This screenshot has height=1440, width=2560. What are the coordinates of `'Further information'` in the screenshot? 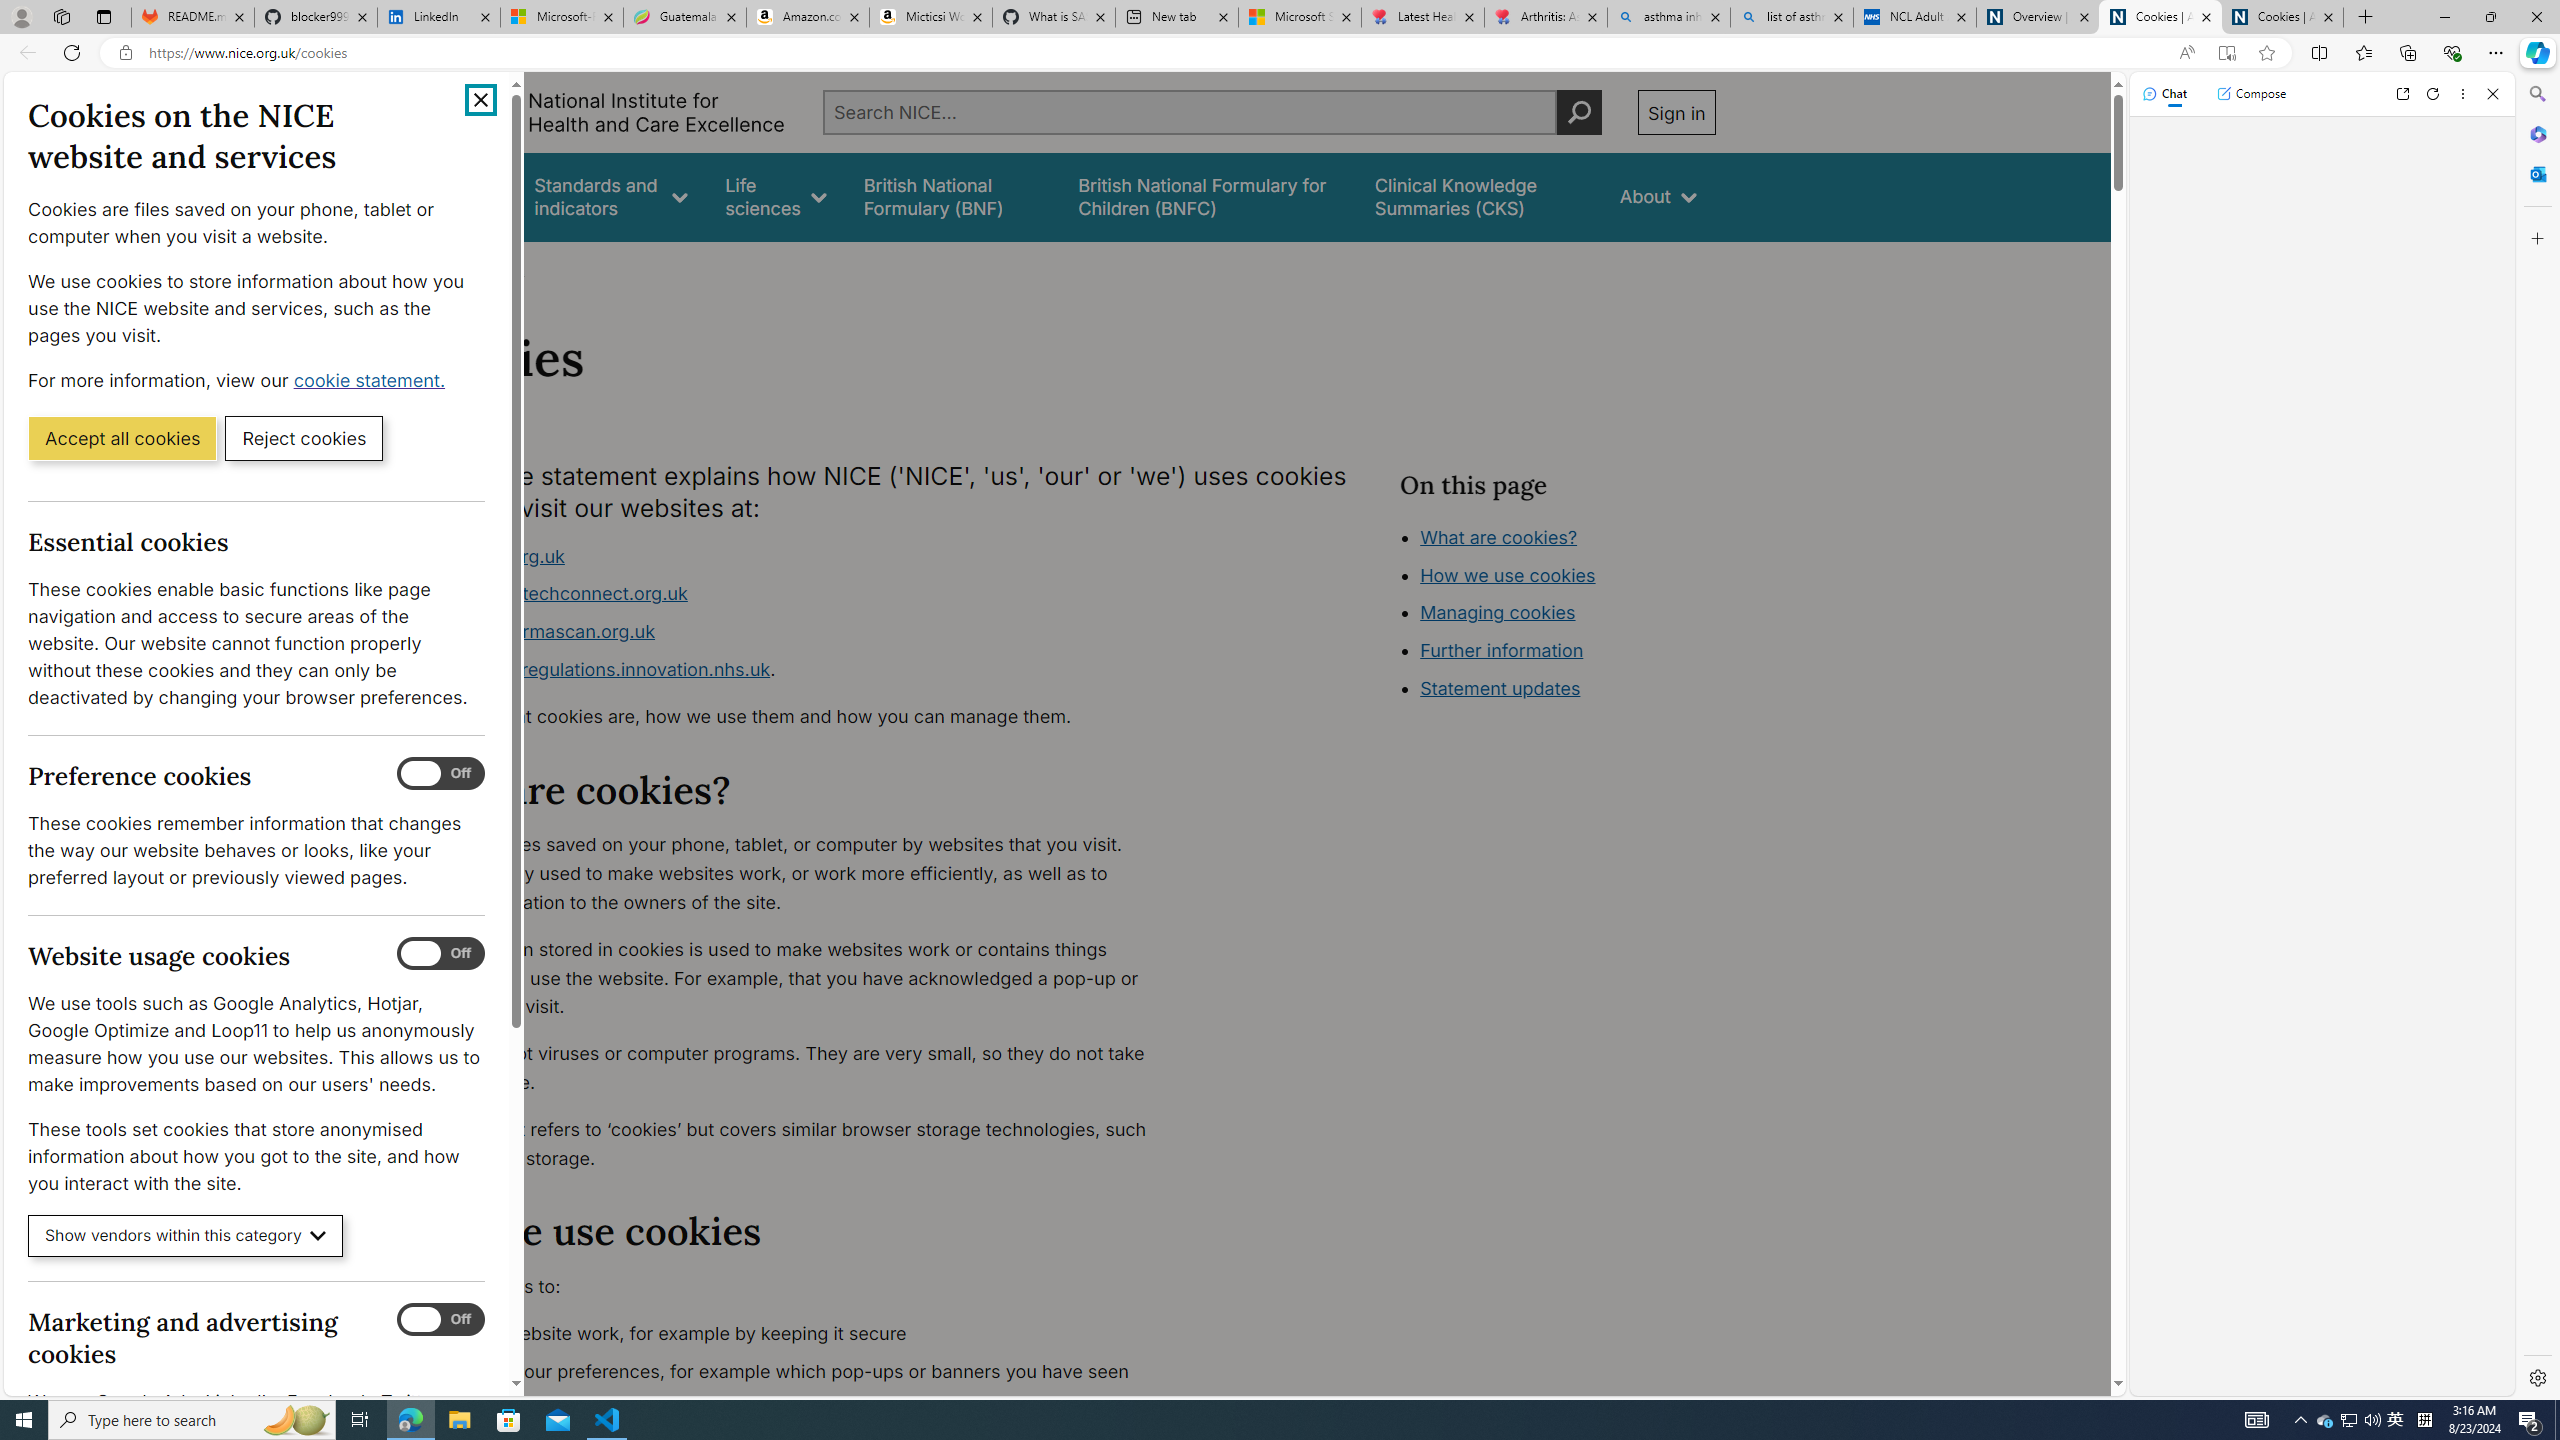 It's located at (1501, 650).